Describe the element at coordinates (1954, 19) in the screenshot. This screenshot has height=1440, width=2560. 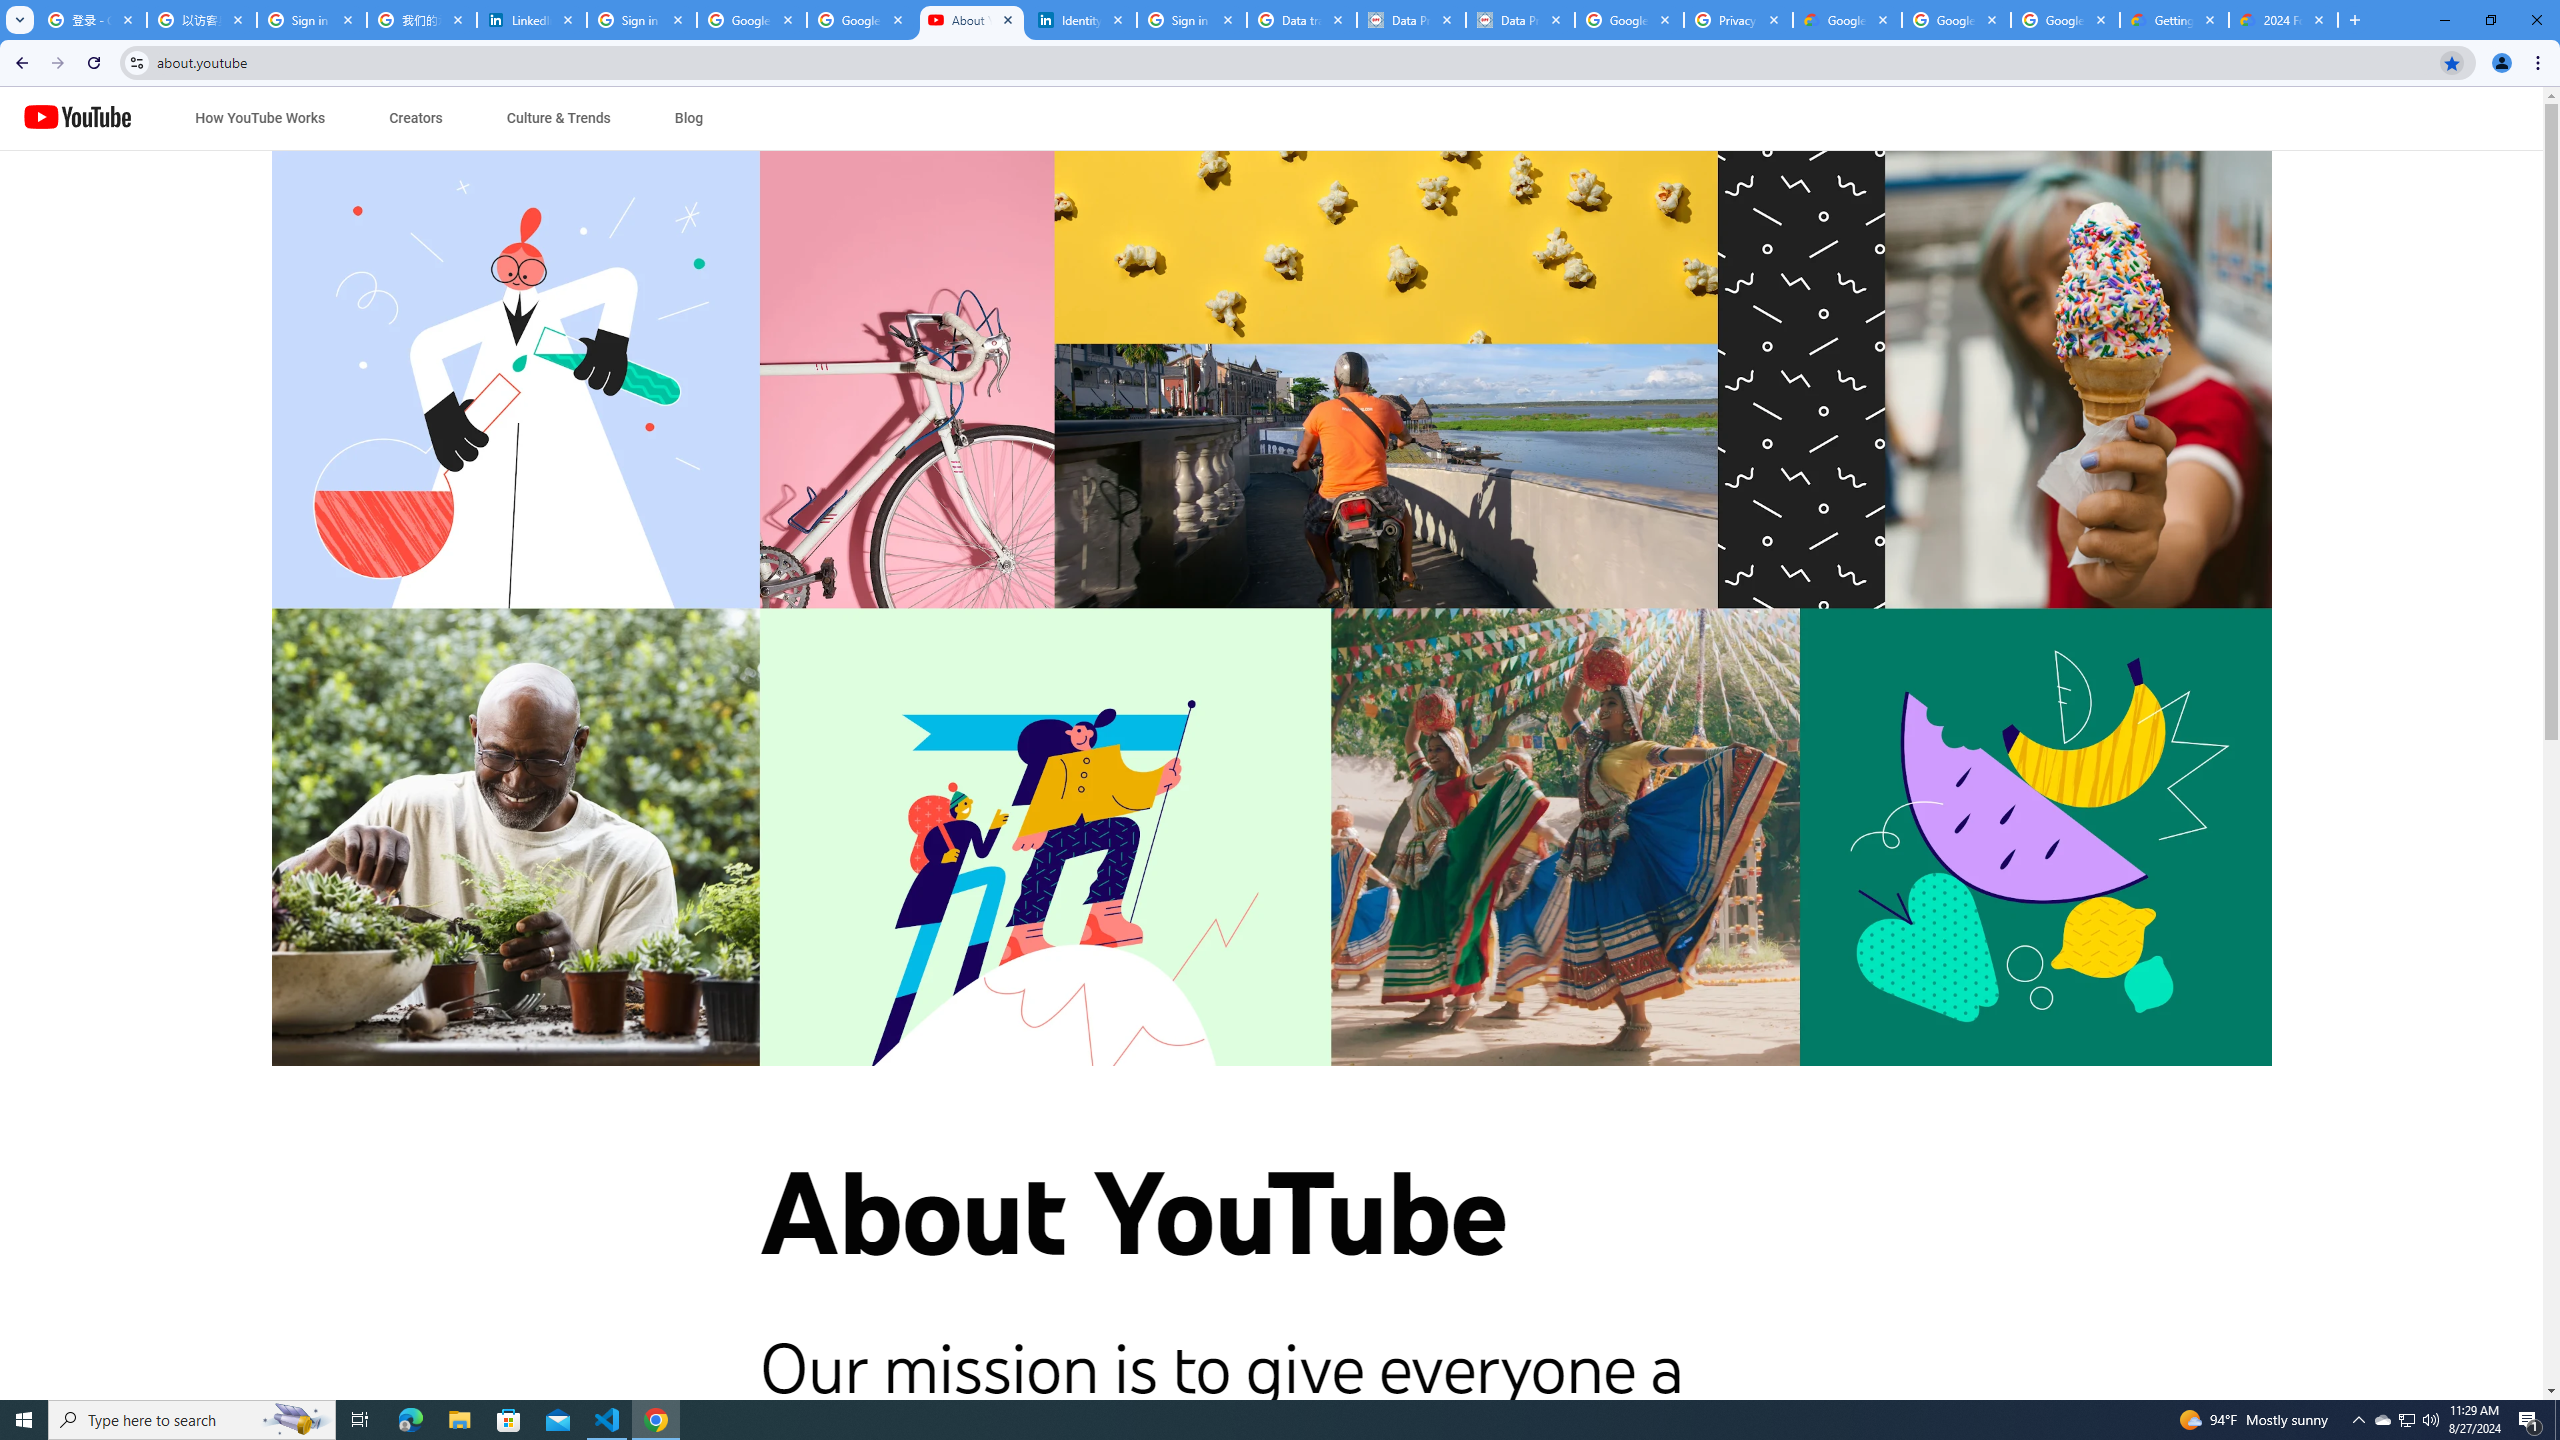
I see `'Google Workspace - Specific Terms'` at that location.